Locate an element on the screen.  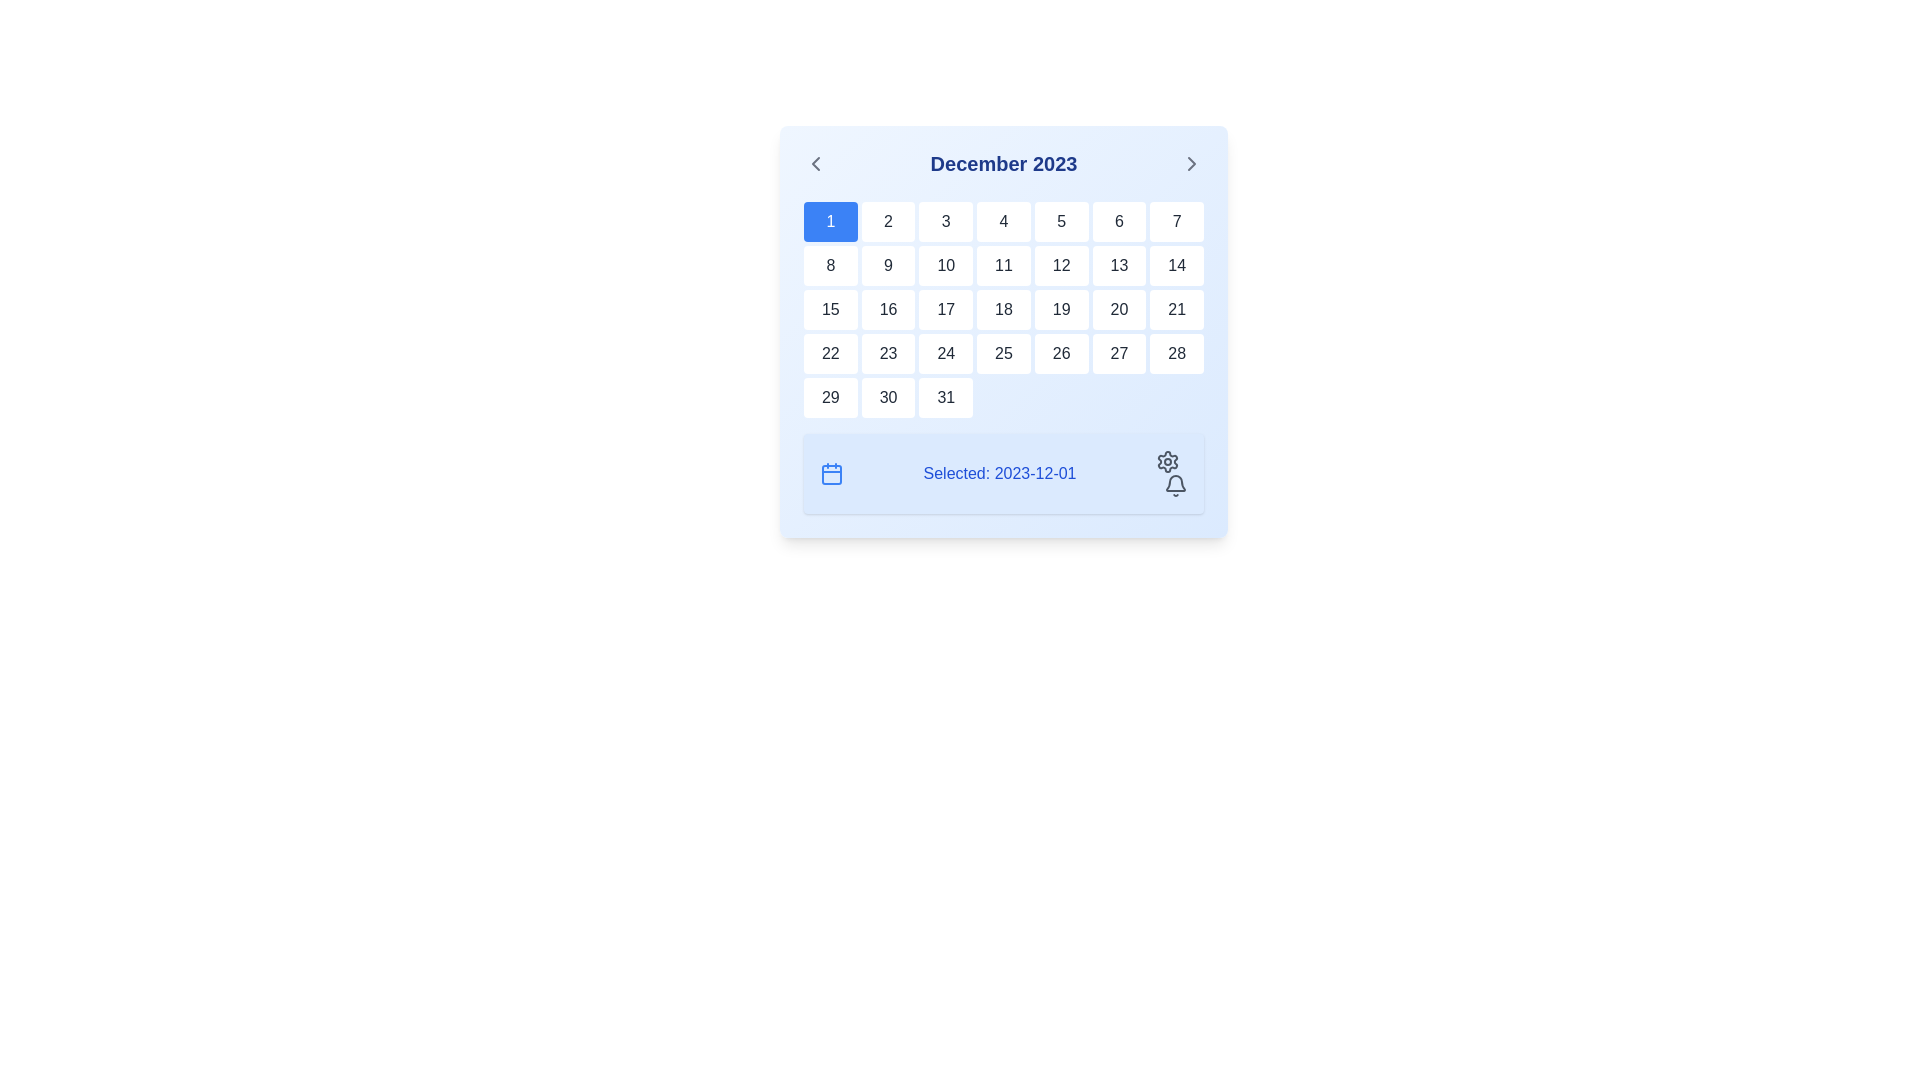
the square-shaped button displaying '15' in the calendar for December 2023 is located at coordinates (830, 309).